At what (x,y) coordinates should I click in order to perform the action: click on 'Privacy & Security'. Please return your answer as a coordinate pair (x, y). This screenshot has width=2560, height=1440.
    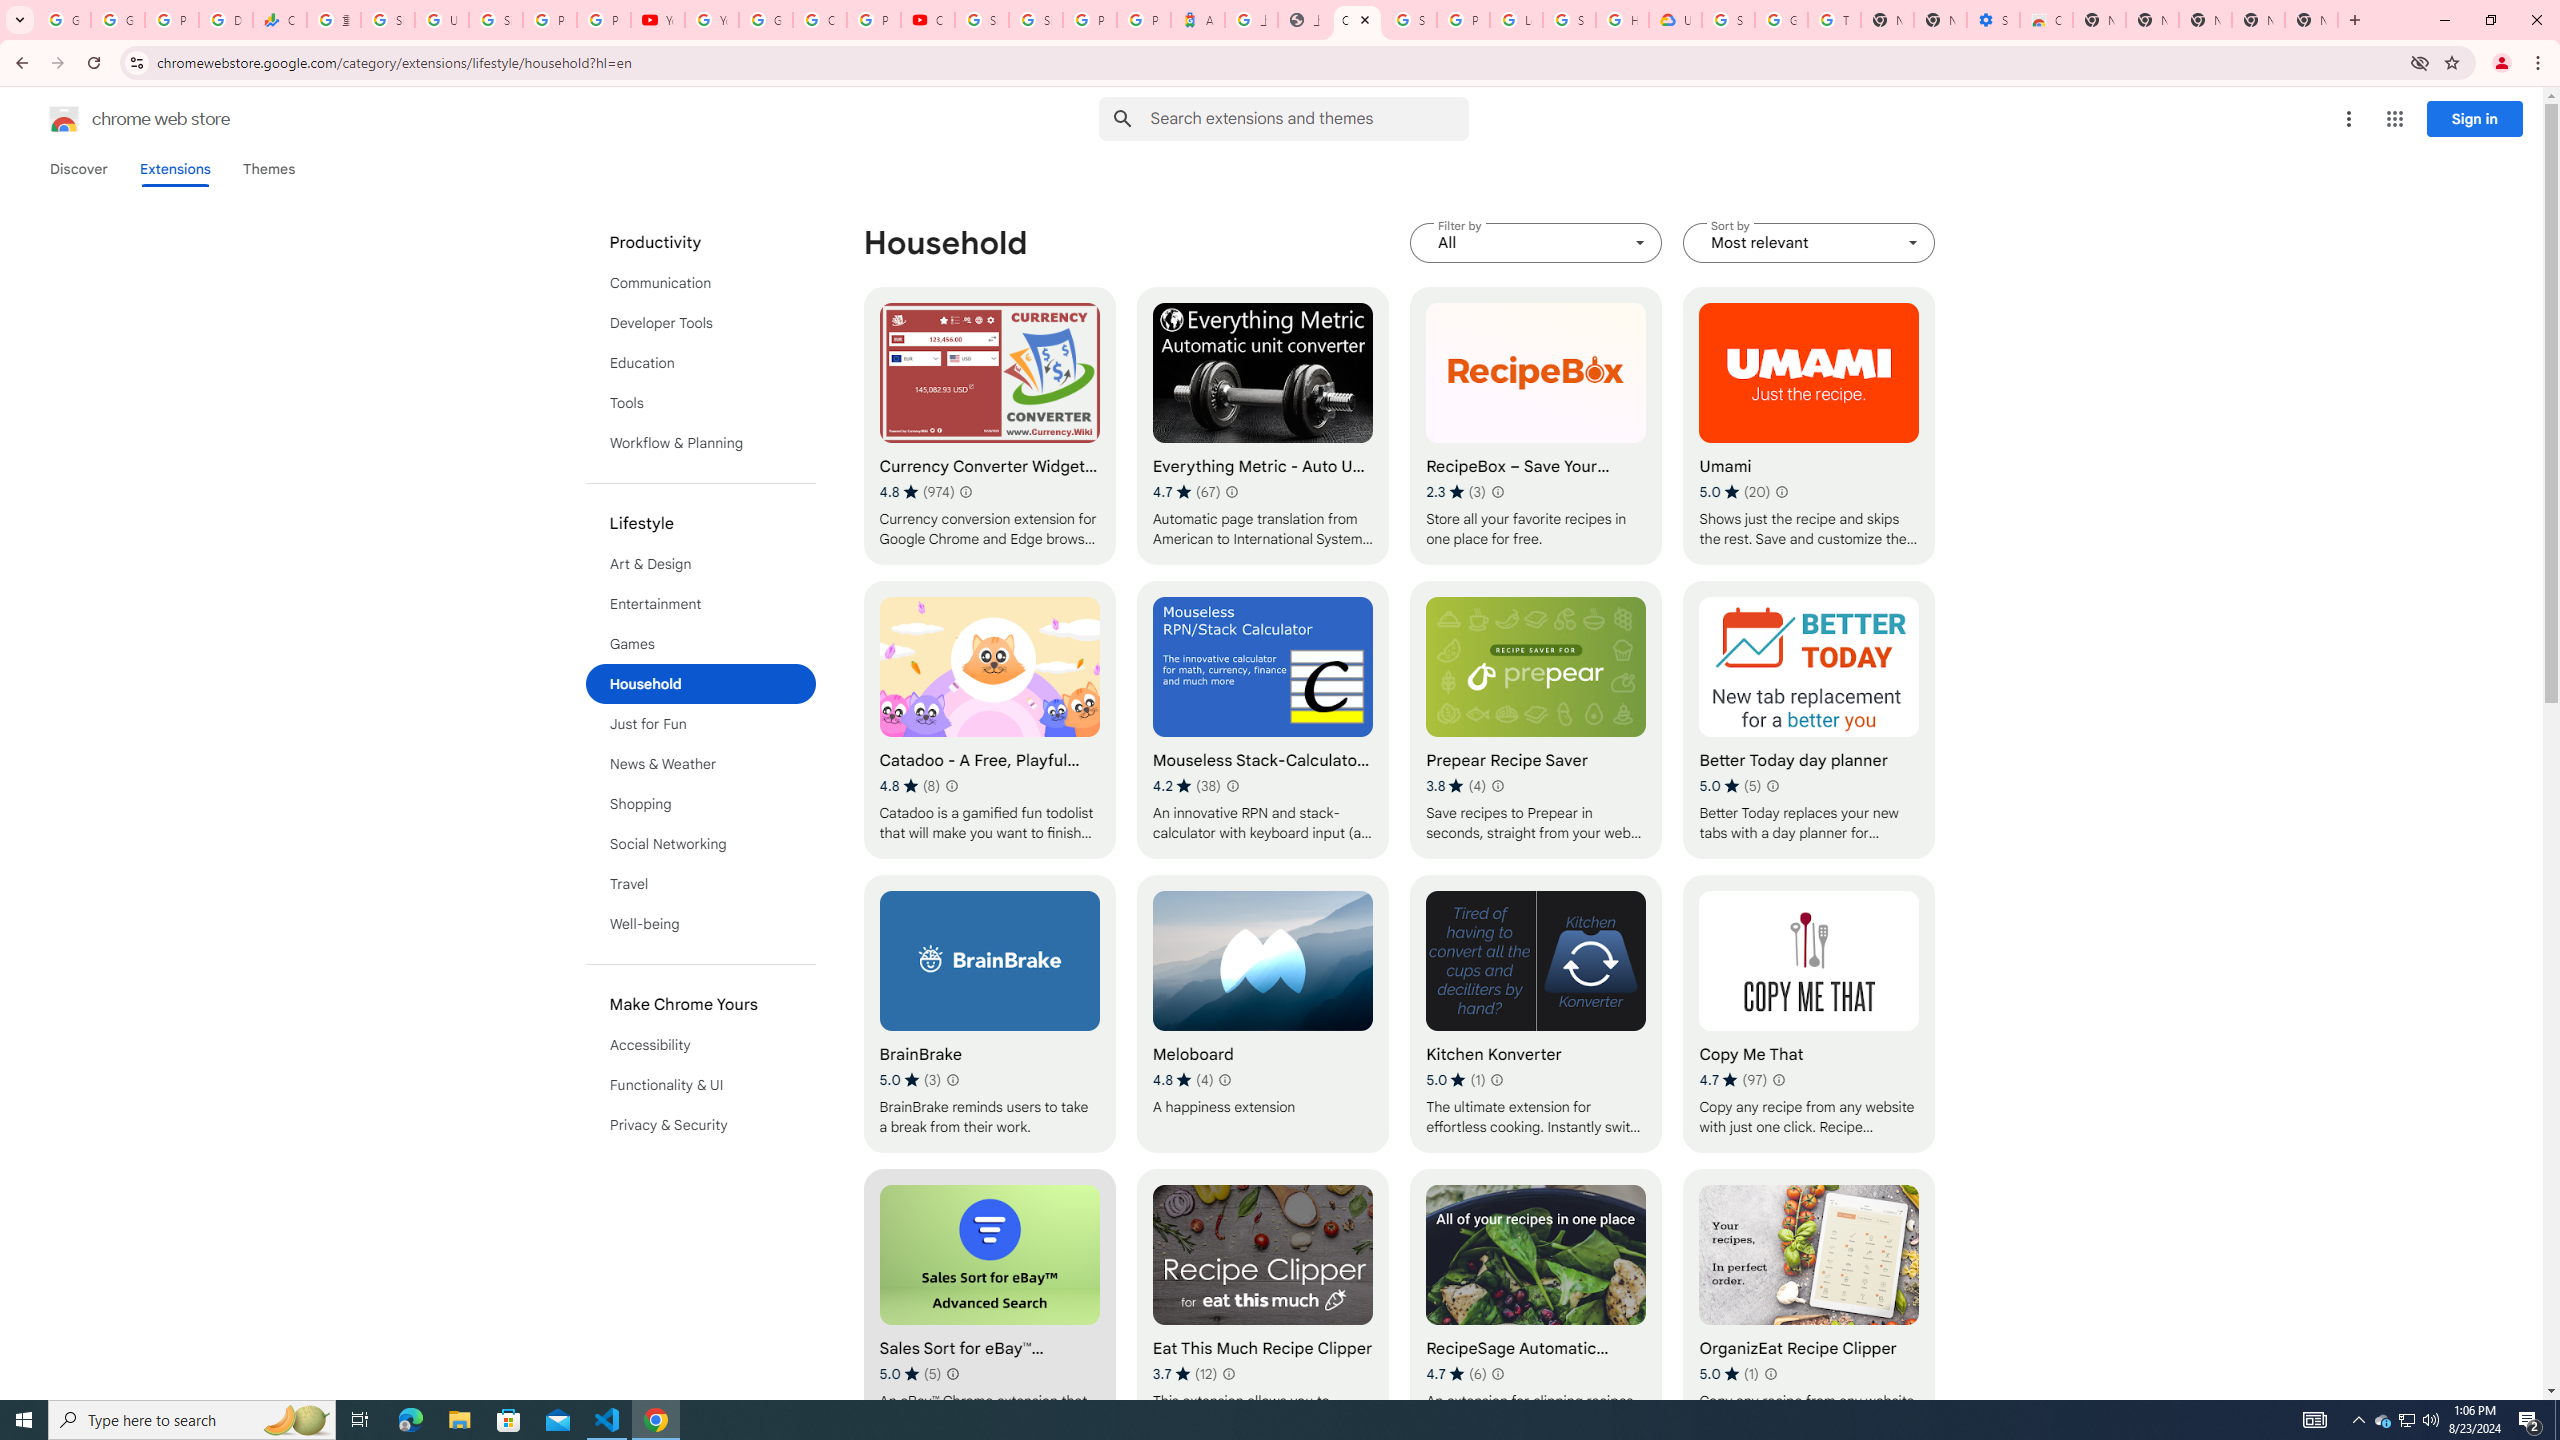
    Looking at the image, I should click on (701, 1123).